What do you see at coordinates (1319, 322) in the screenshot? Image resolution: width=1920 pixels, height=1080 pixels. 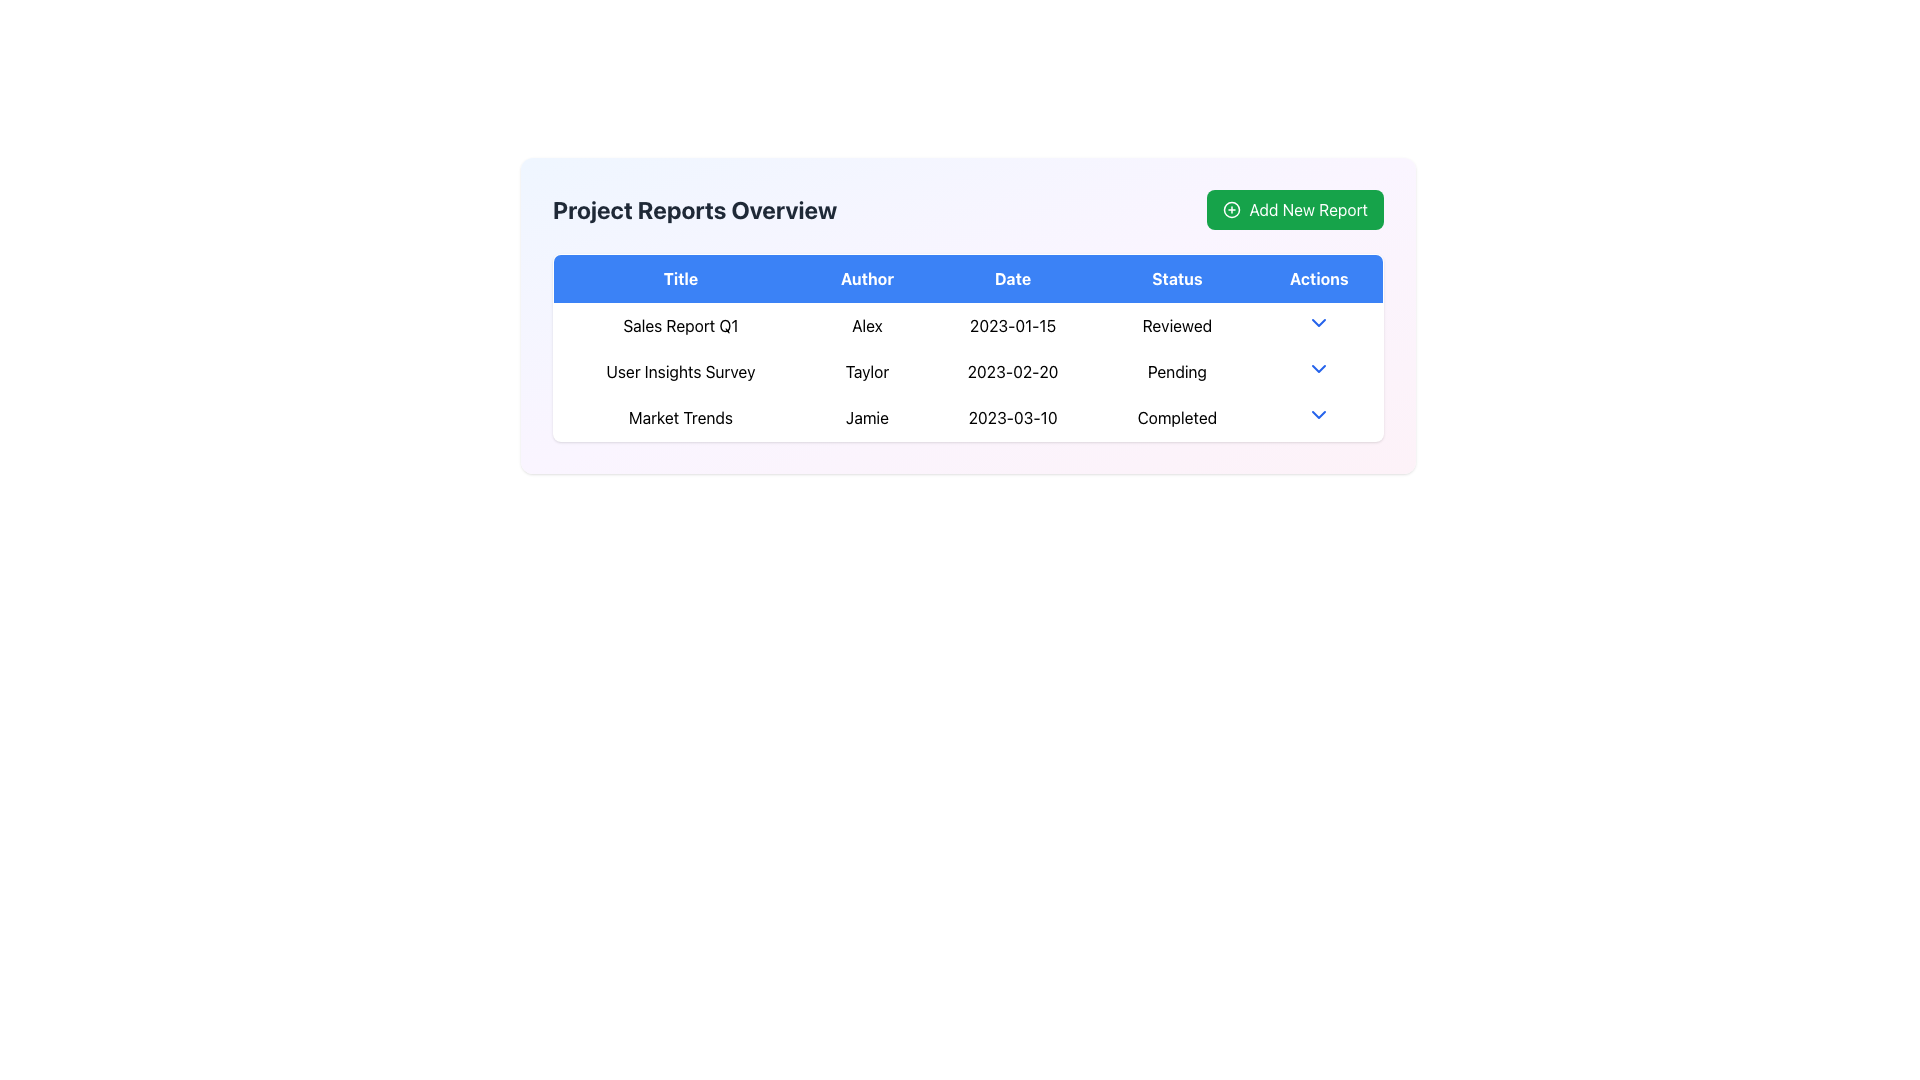 I see `the blue downward pointing chevron icon located in the 'Actions' column of the first row in the table` at bounding box center [1319, 322].